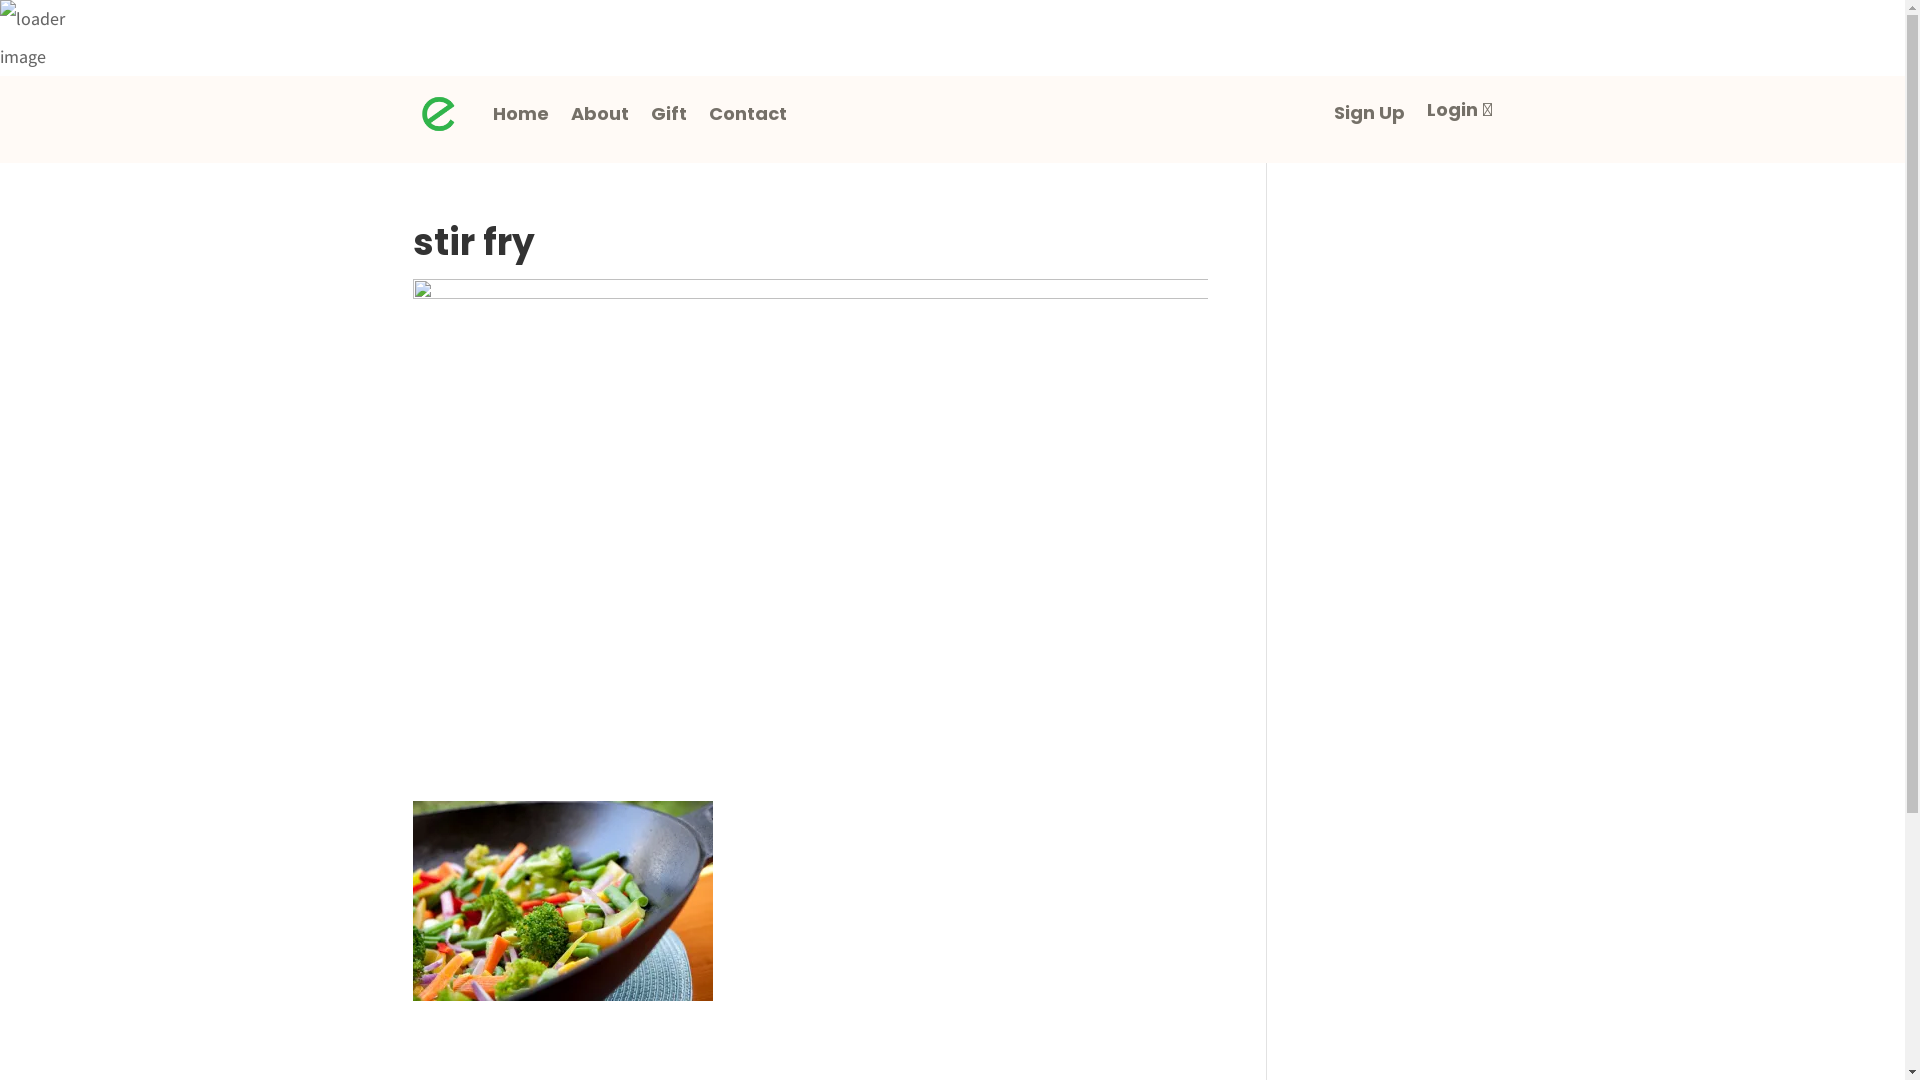 The height and width of the screenshot is (1080, 1920). I want to click on 'Home', so click(519, 114).